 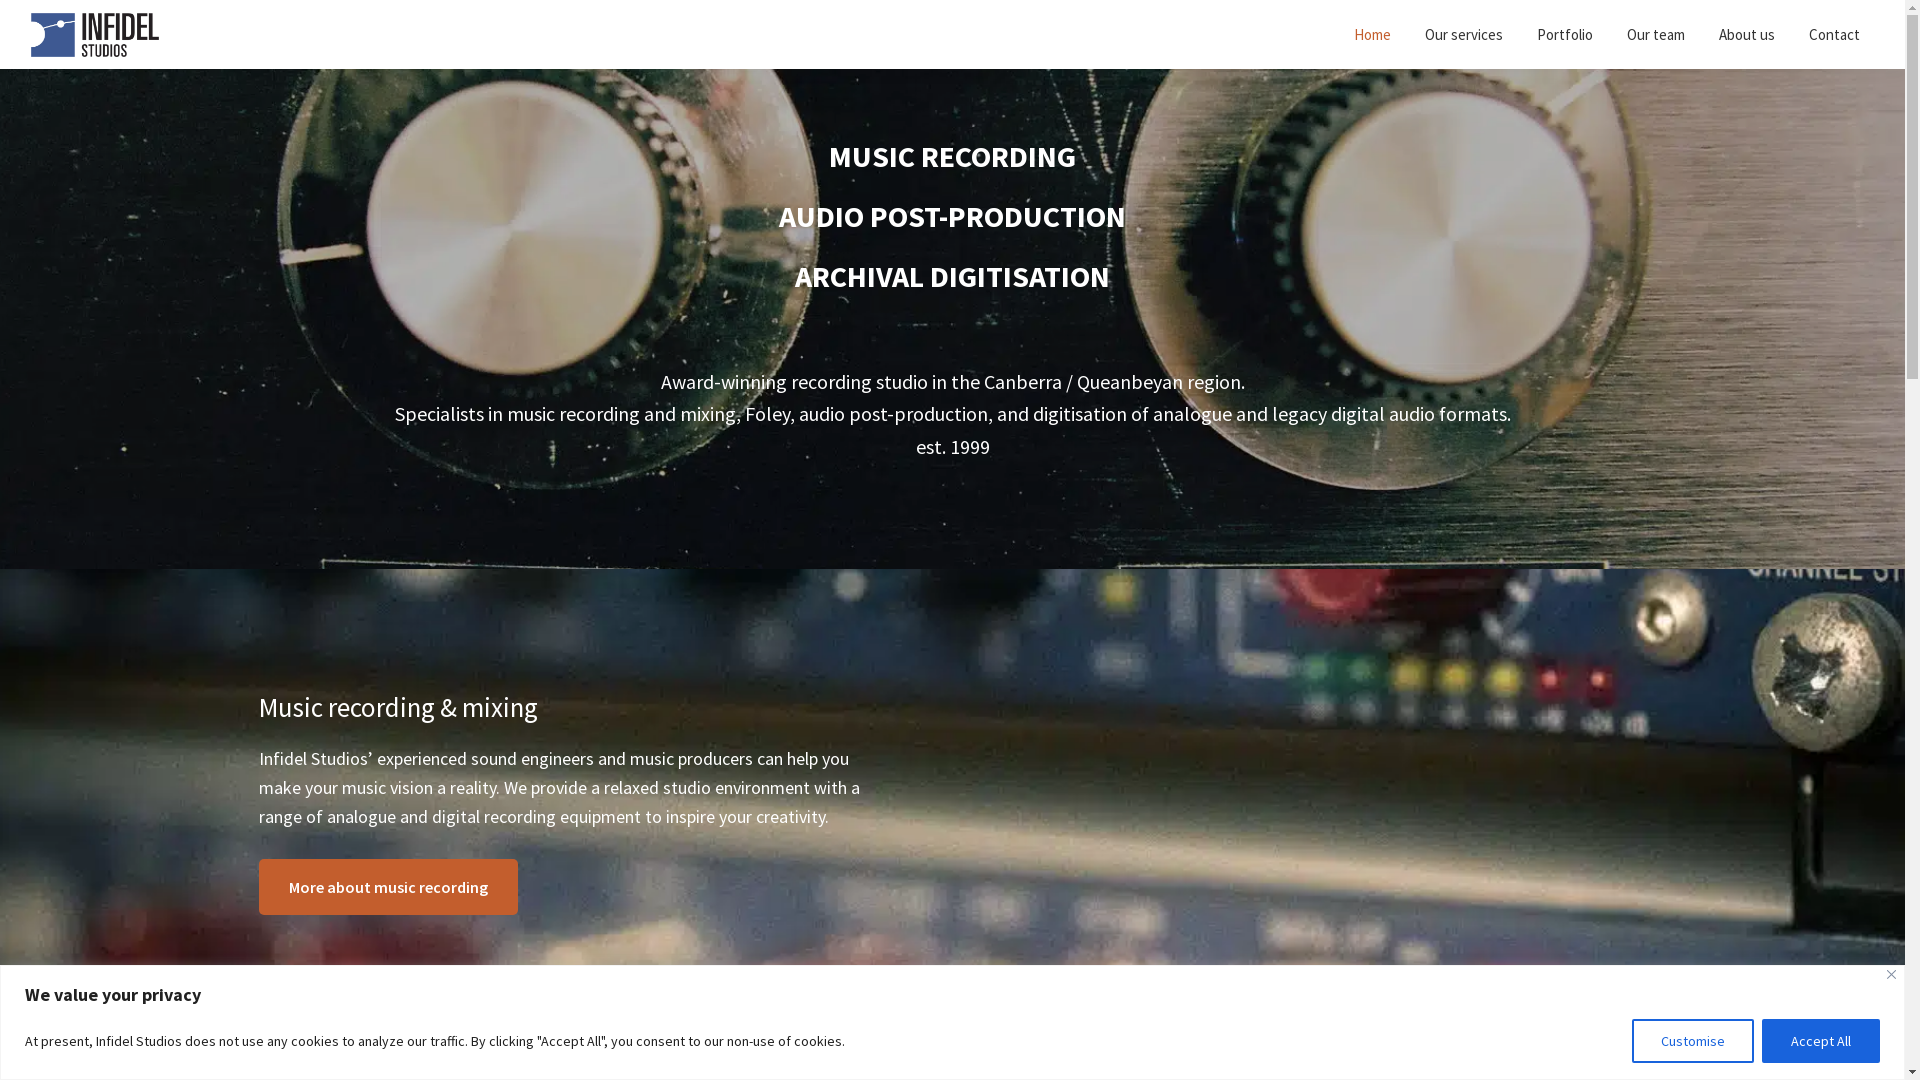 What do you see at coordinates (1464, 34) in the screenshot?
I see `'Our services'` at bounding box center [1464, 34].